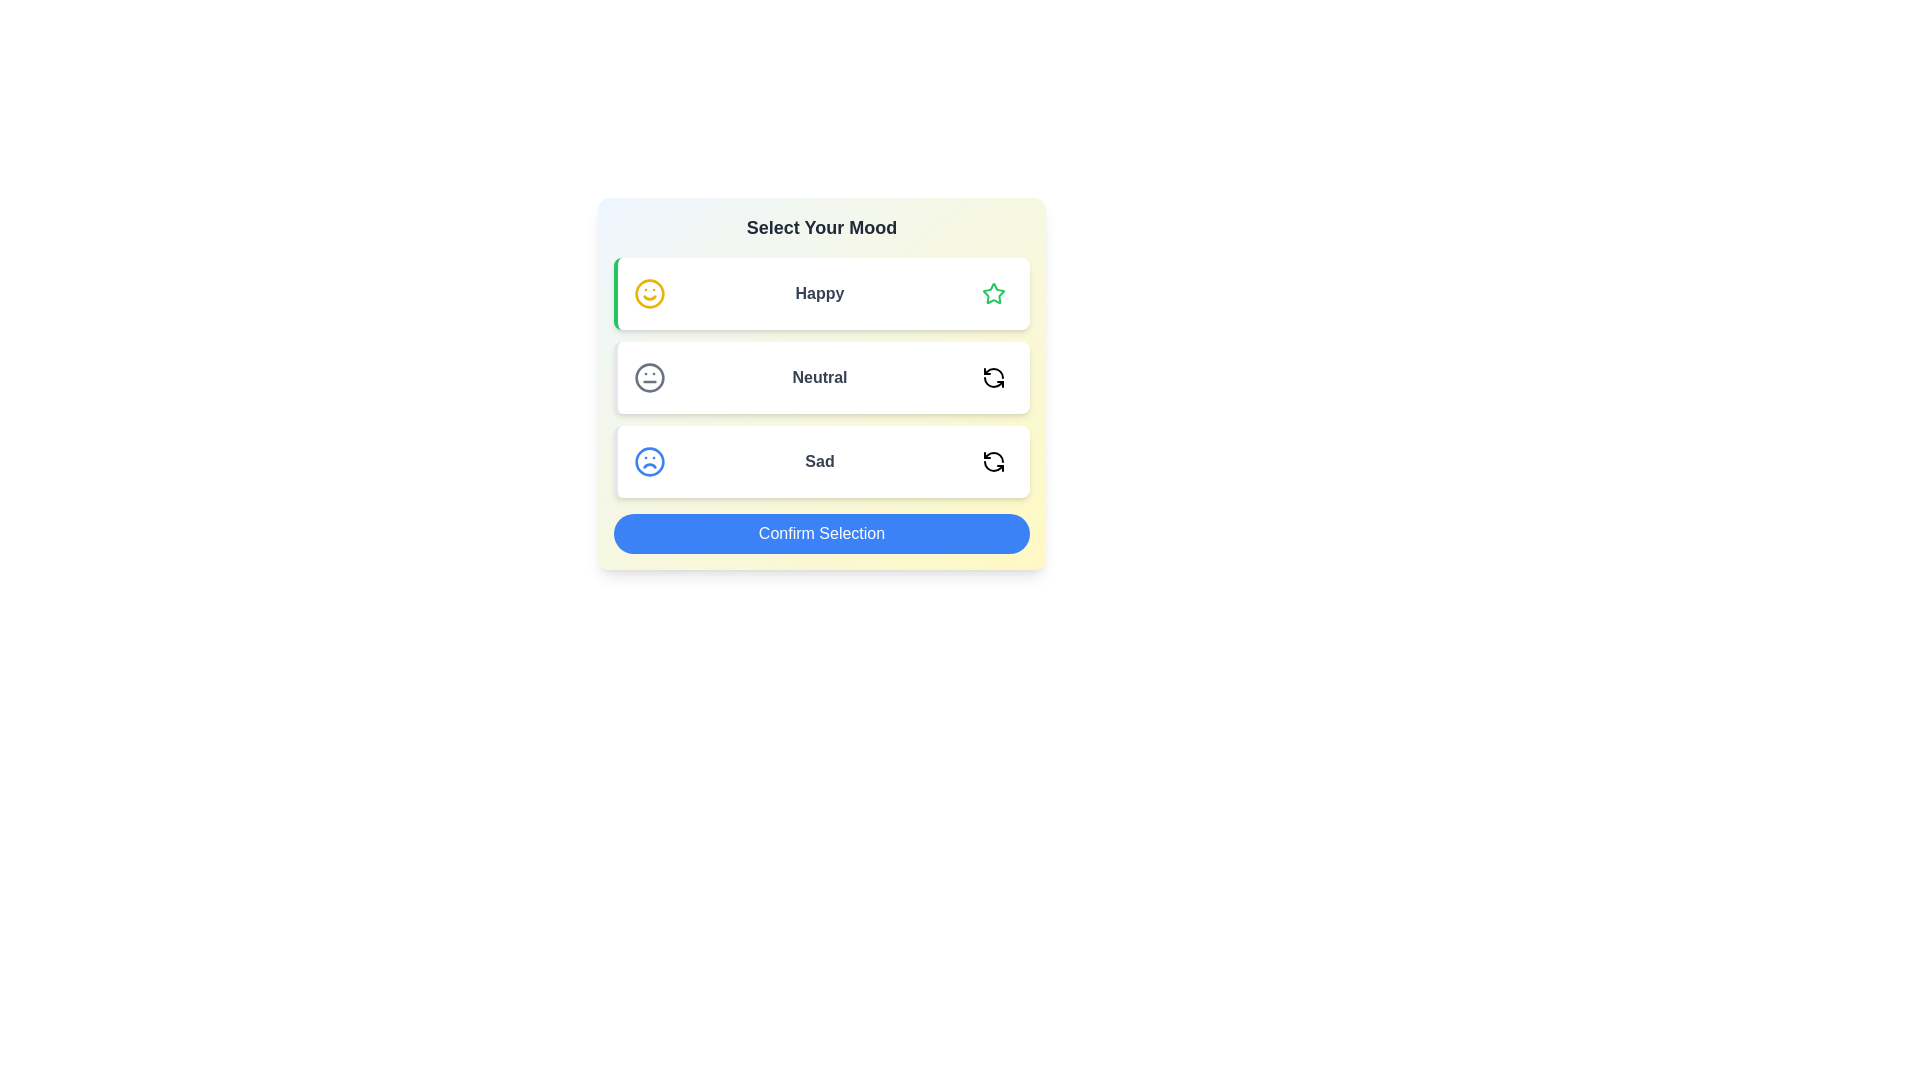 Image resolution: width=1920 pixels, height=1080 pixels. I want to click on 'Confirm Selection' button to finalize the choices, so click(821, 532).